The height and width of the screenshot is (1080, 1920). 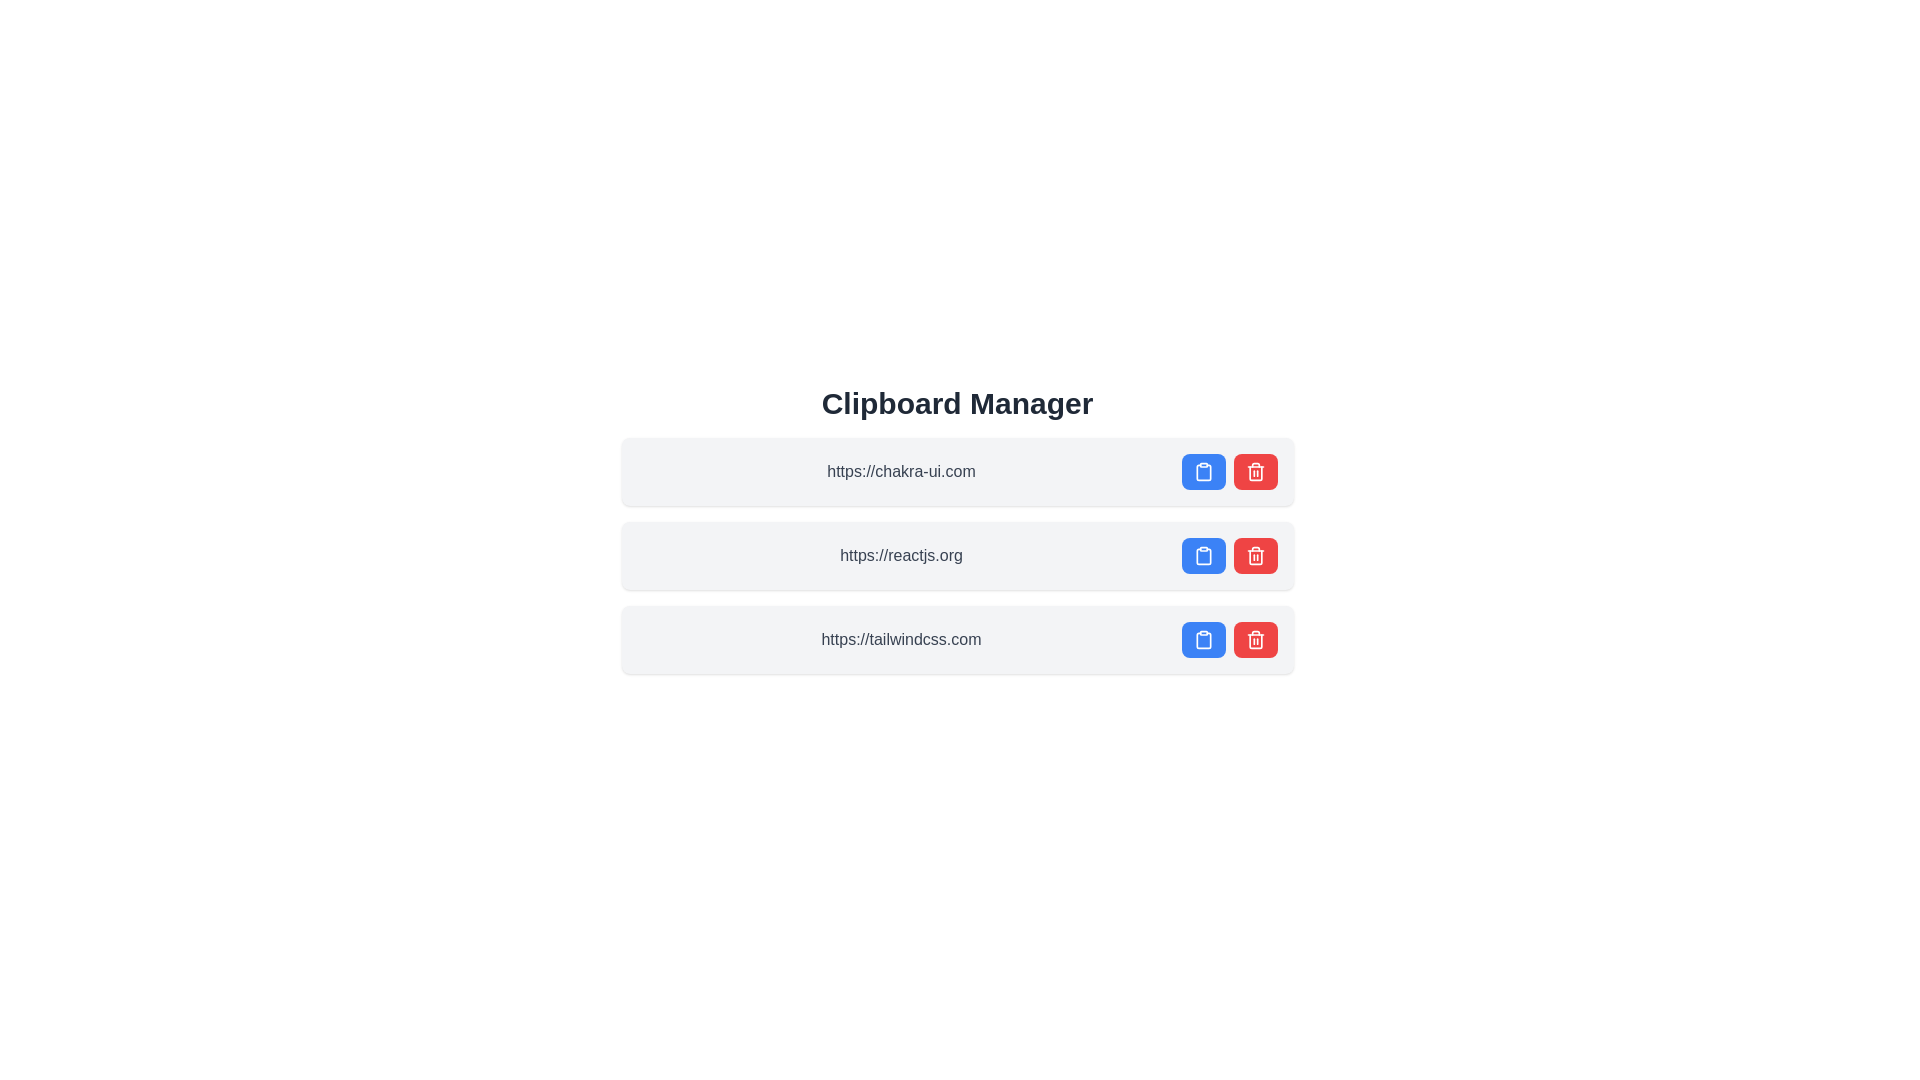 I want to click on the clipboard copying button located as the first button in the second row of interactive controls, adjacent to the 'https://reactjs.org' text element, to copy the text to the clipboard, so click(x=1202, y=555).